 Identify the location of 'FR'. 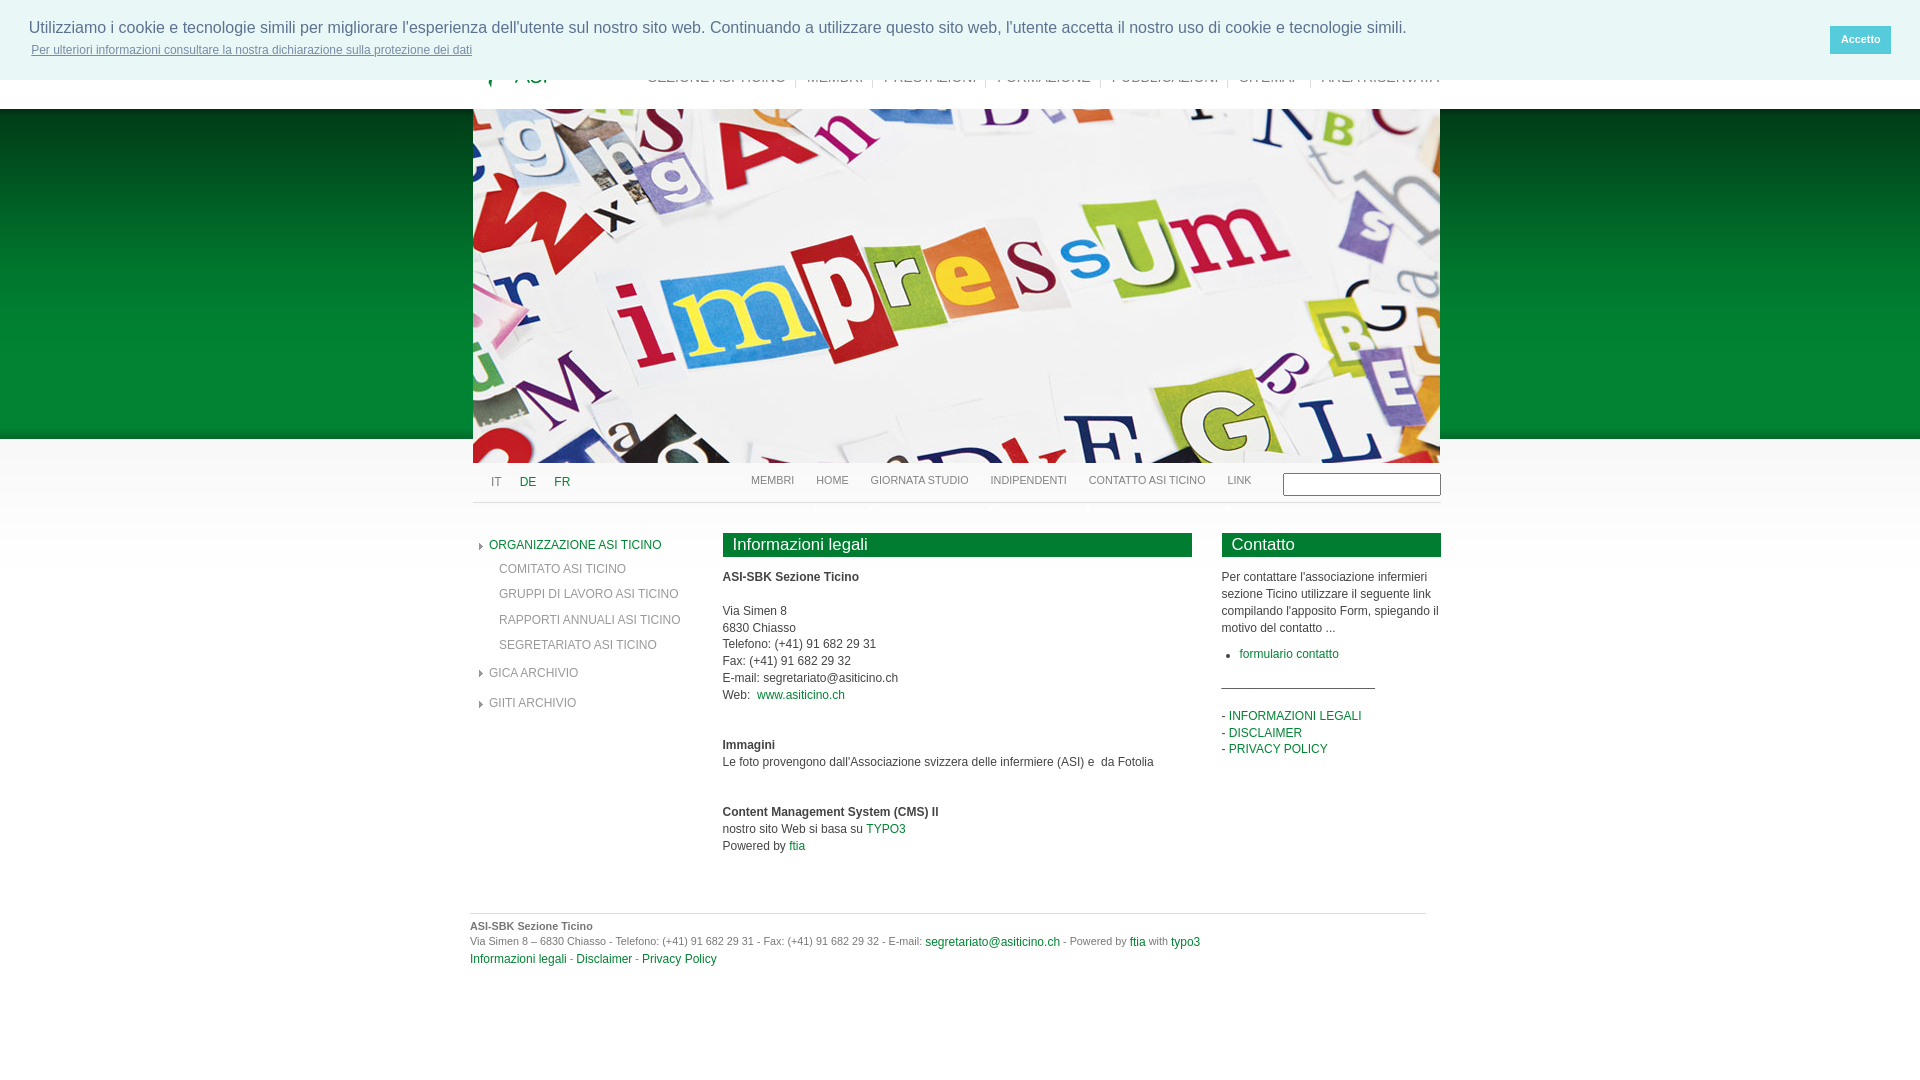
(560, 482).